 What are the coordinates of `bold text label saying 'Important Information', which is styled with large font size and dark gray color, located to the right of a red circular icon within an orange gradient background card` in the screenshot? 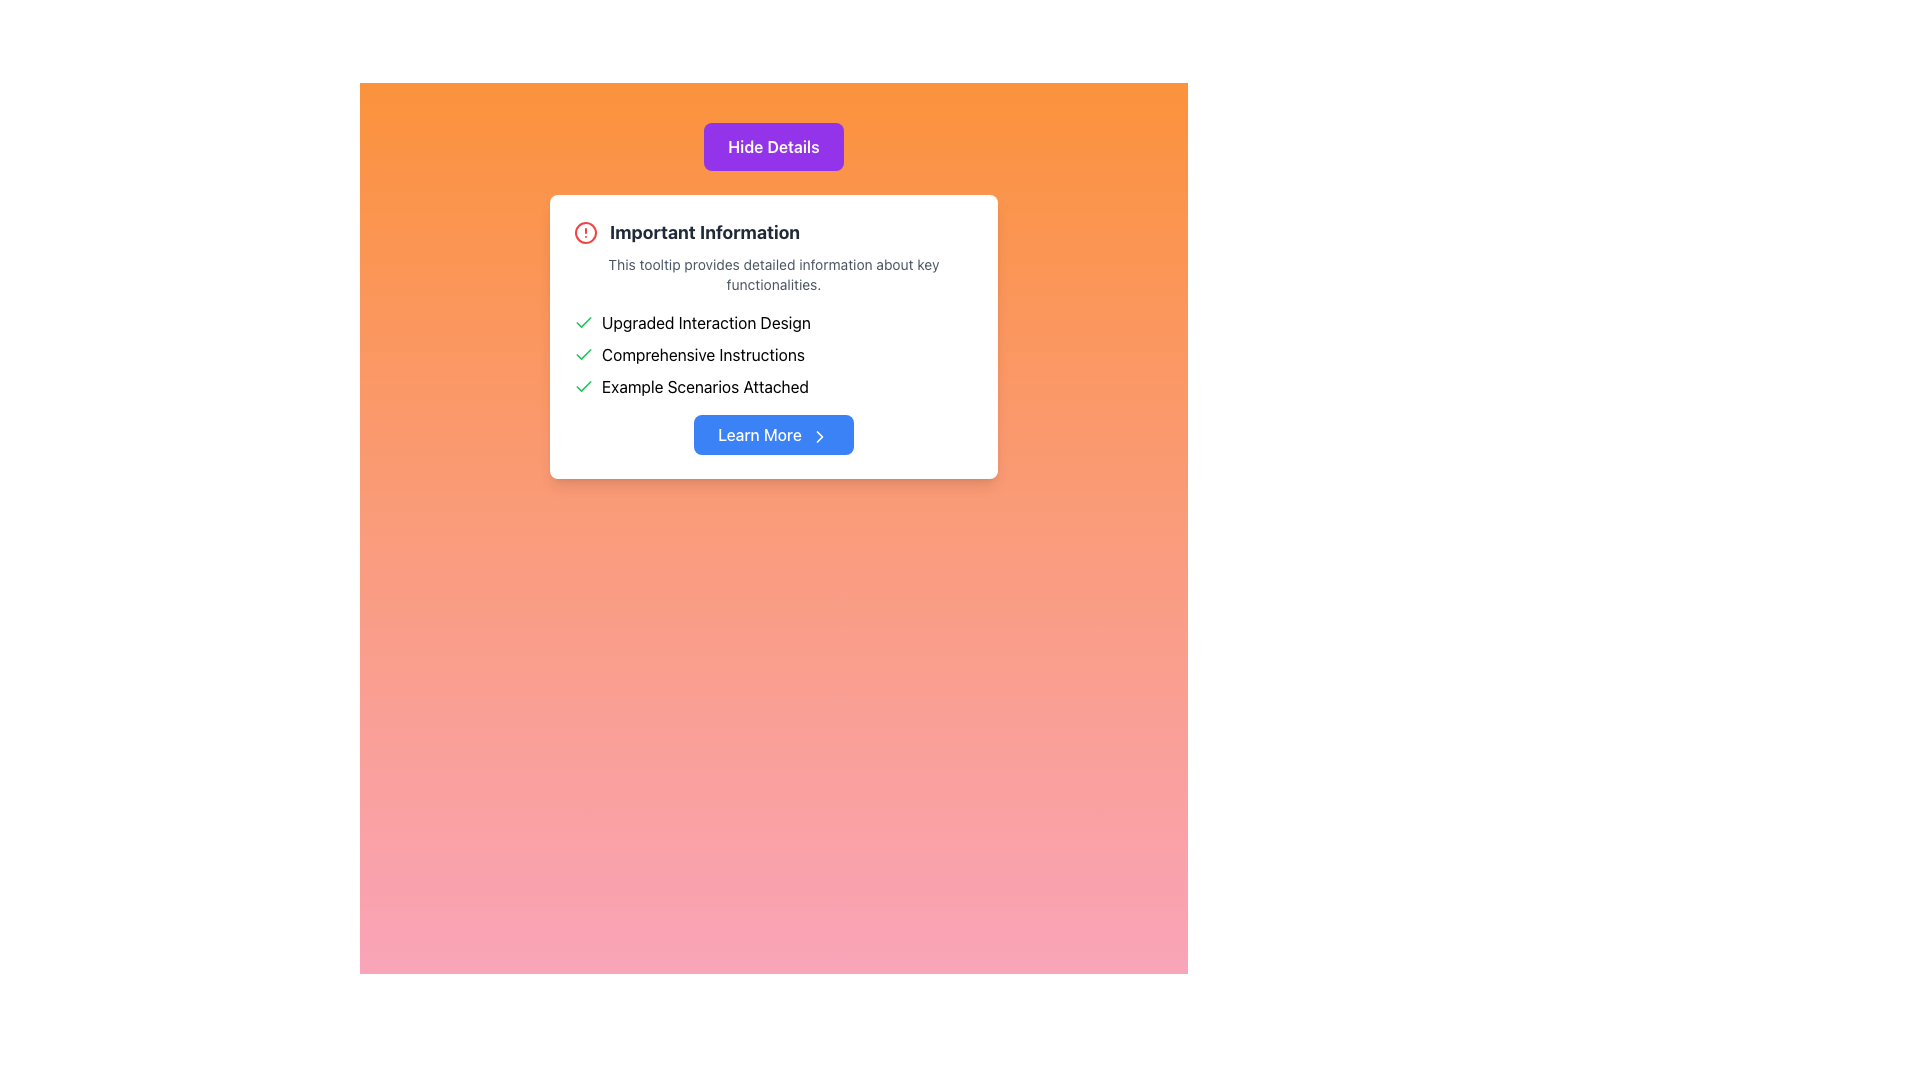 It's located at (705, 231).